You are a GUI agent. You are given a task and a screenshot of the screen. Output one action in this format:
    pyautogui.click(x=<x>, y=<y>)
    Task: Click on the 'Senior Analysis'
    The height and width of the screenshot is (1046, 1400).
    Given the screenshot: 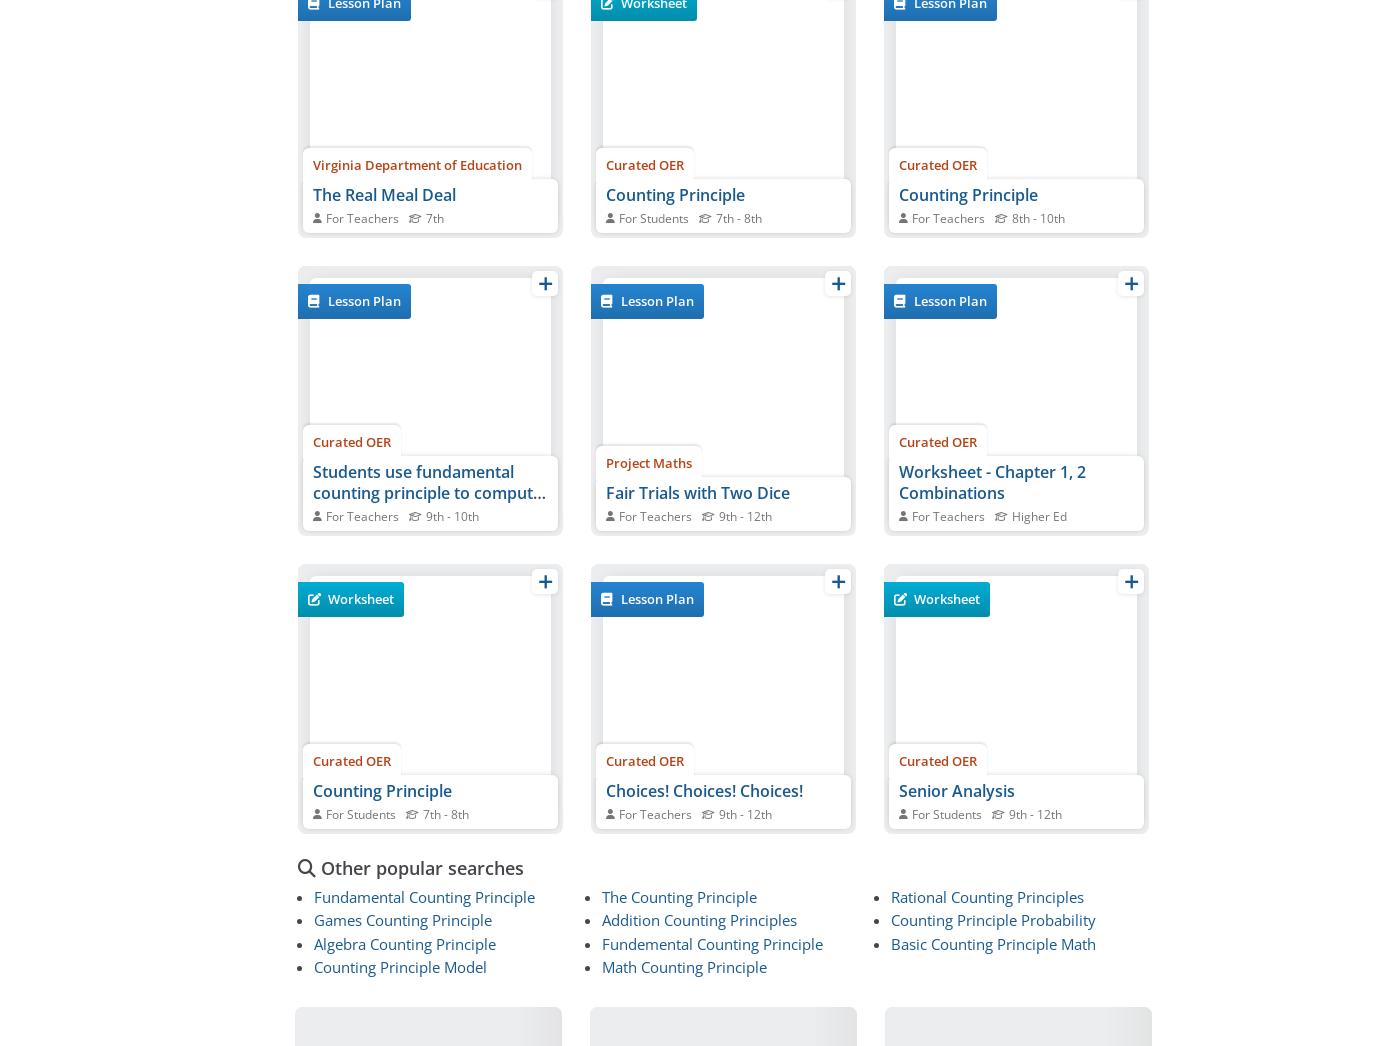 What is the action you would take?
    pyautogui.click(x=957, y=790)
    